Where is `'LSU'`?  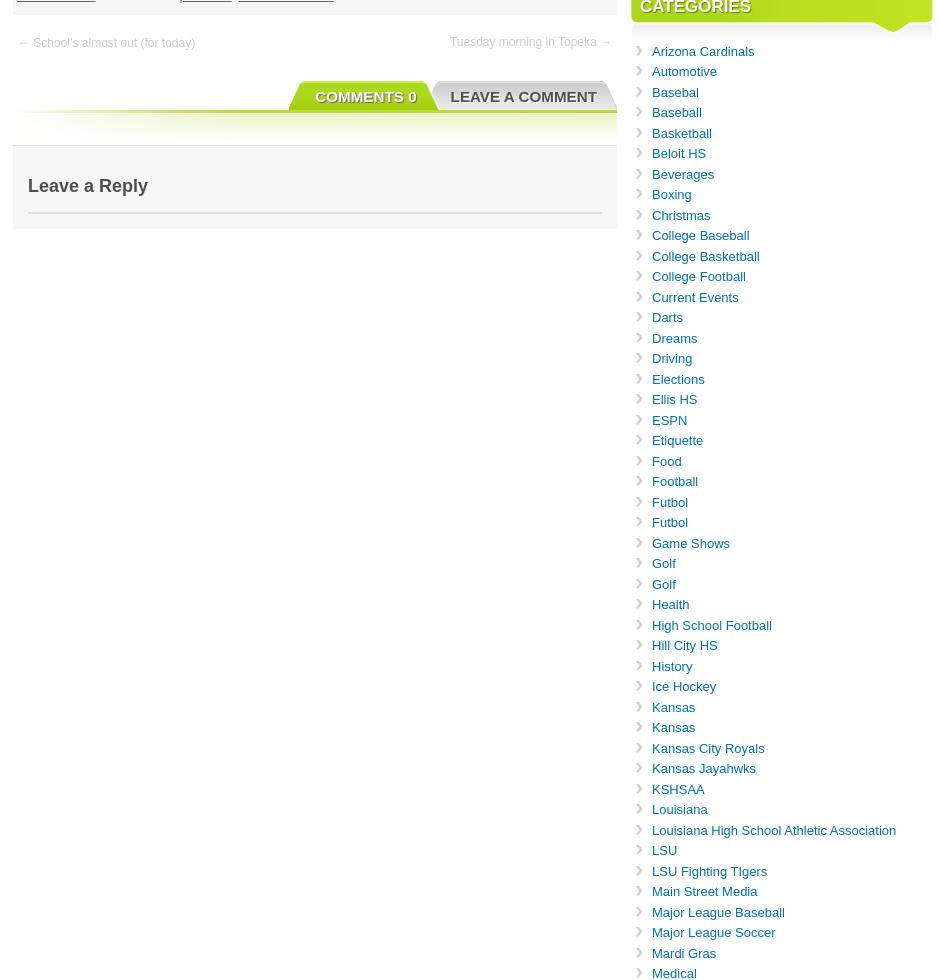
'LSU' is located at coordinates (664, 850).